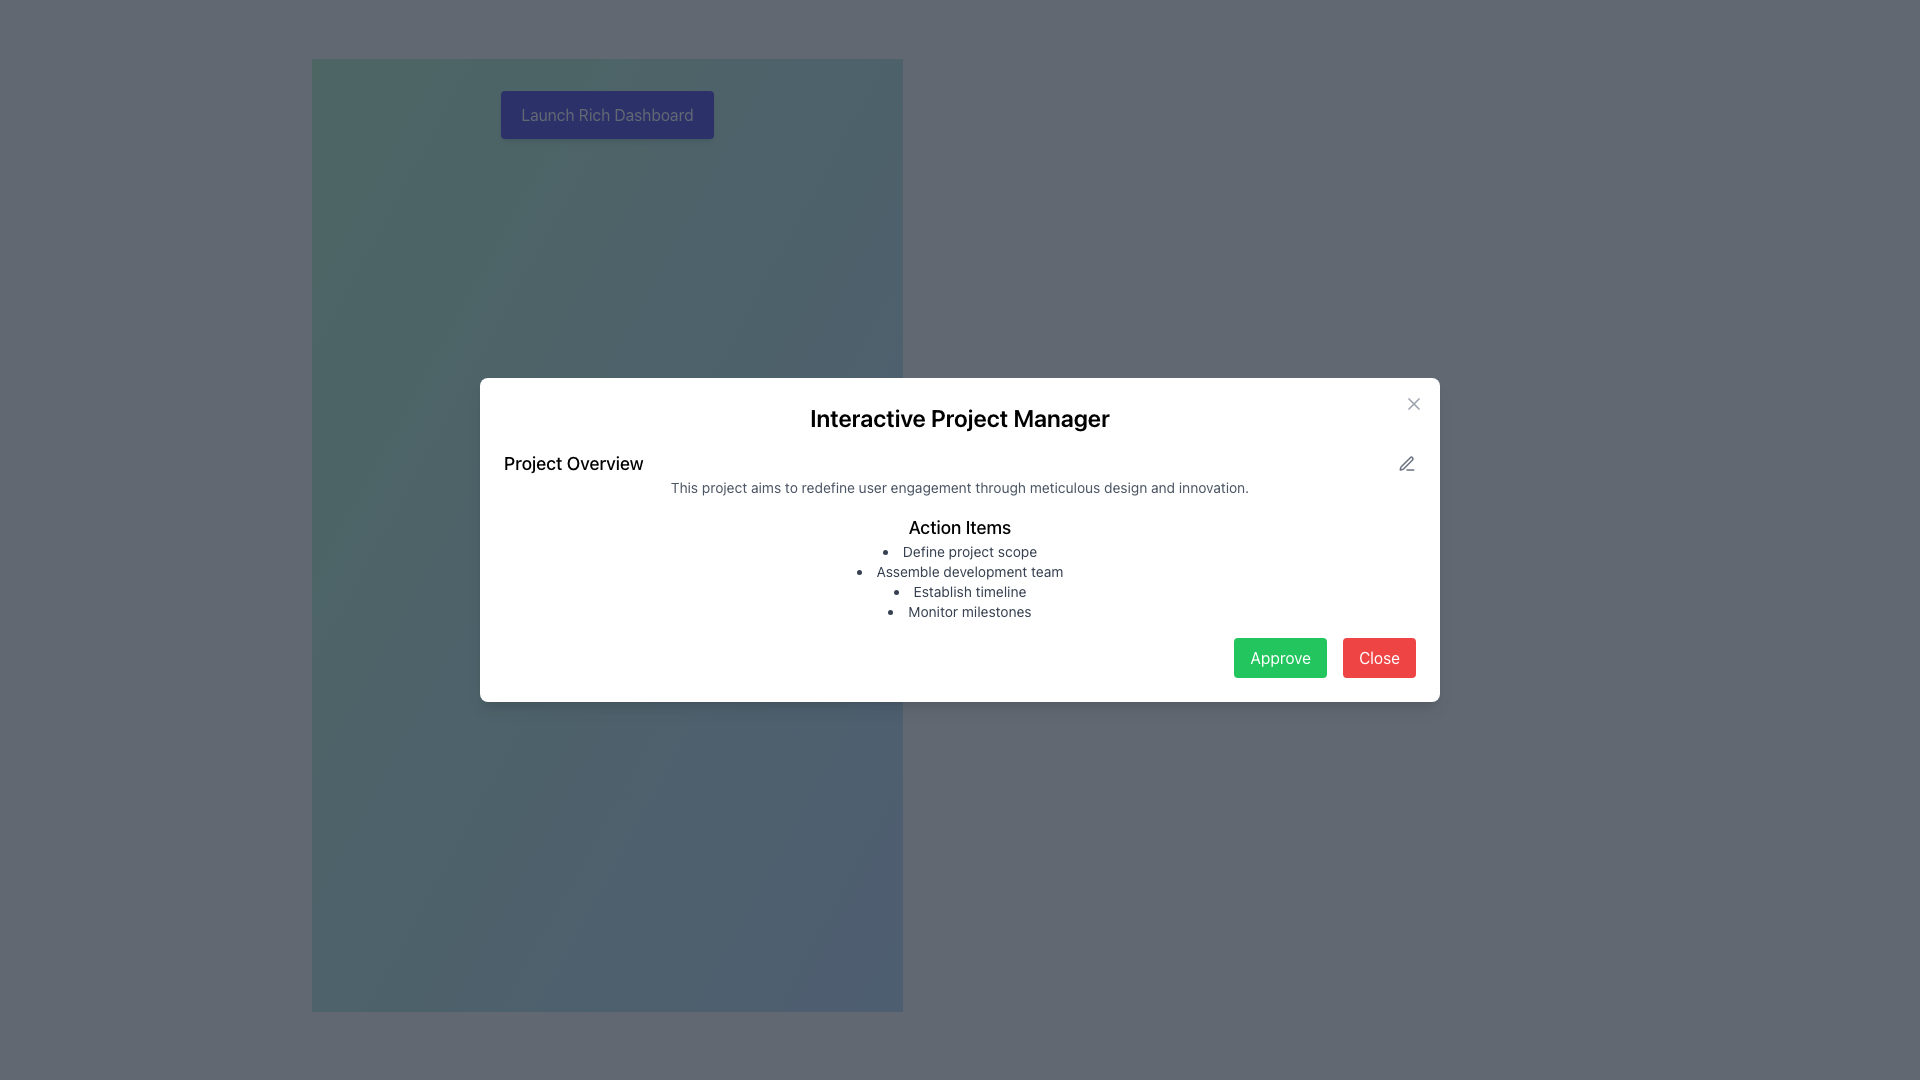  What do you see at coordinates (960, 563) in the screenshot?
I see `the bulleted items in the 'Action Items' section of the 'Project Overview' informational panel located within the 'Interactive Project Manager' modal dialog` at bounding box center [960, 563].